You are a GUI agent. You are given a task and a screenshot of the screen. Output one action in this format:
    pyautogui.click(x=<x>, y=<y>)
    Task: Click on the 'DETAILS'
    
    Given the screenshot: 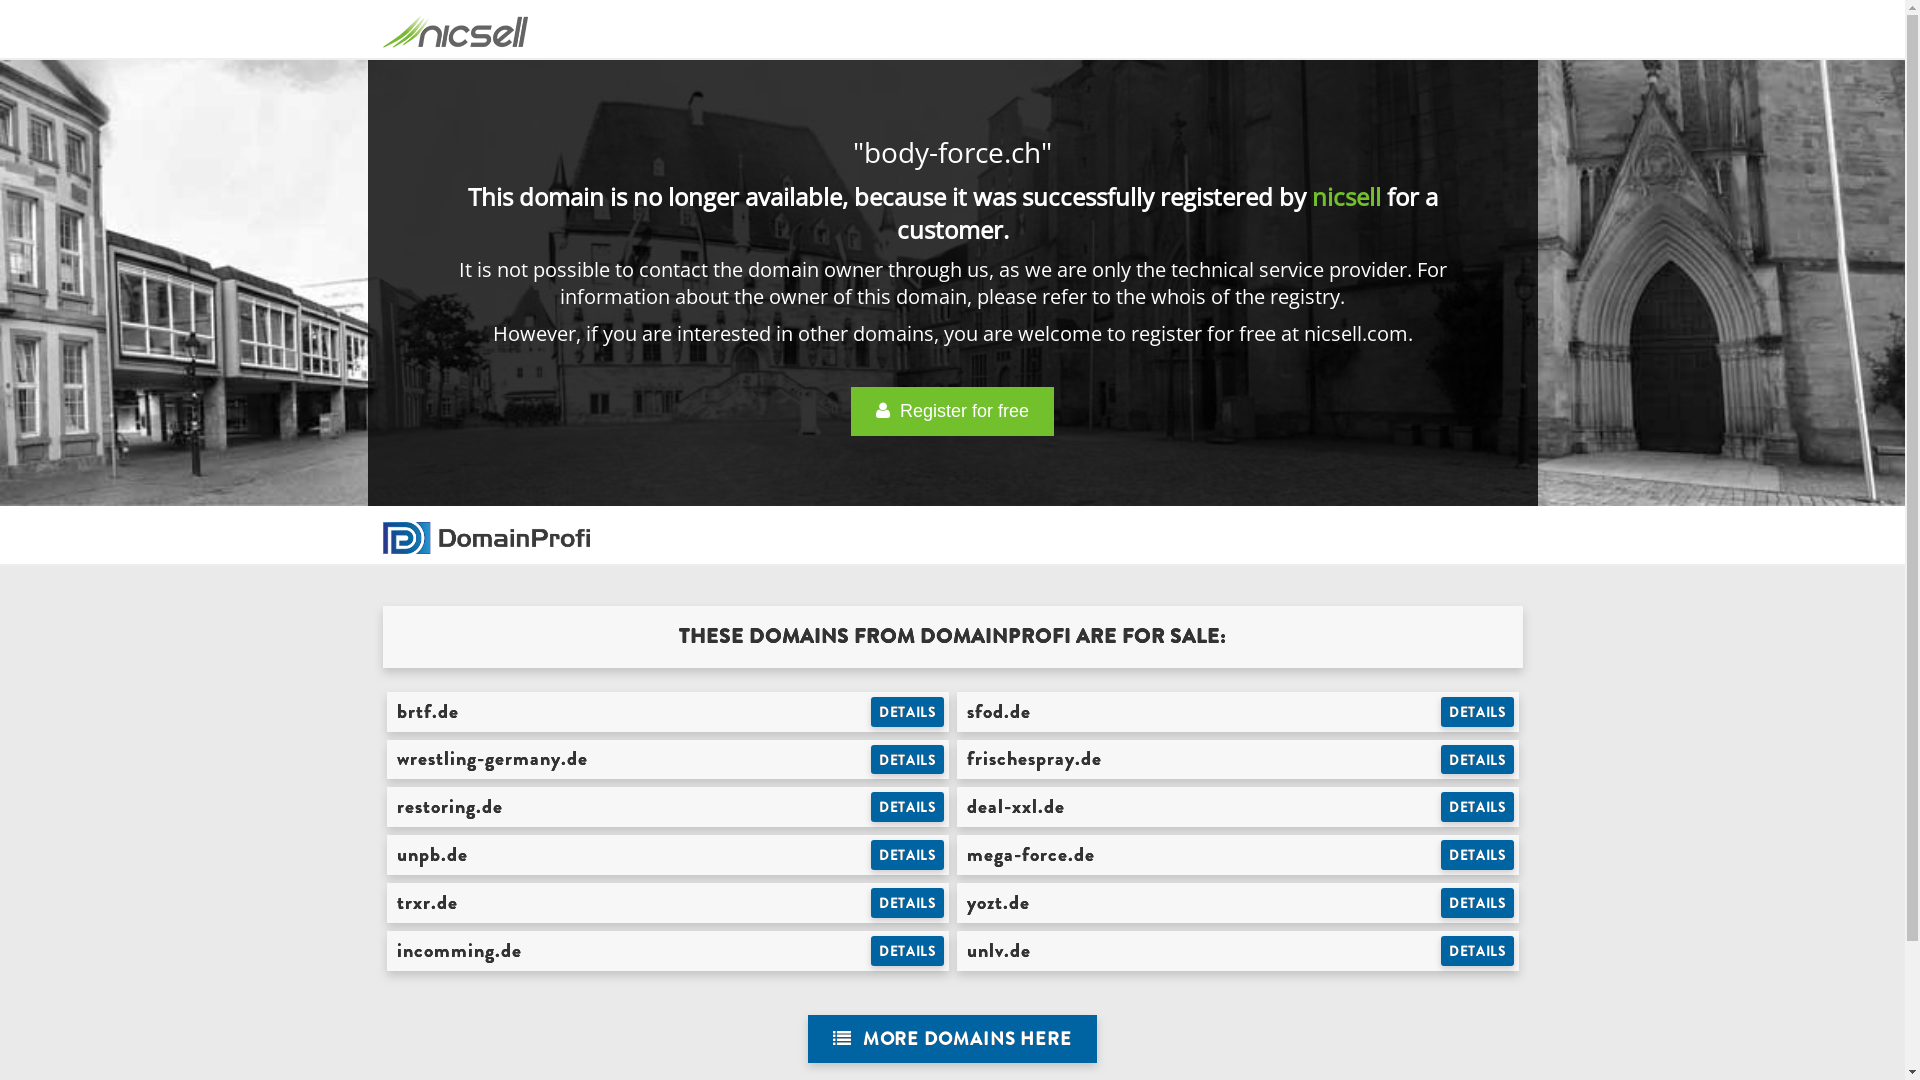 What is the action you would take?
    pyautogui.click(x=906, y=759)
    